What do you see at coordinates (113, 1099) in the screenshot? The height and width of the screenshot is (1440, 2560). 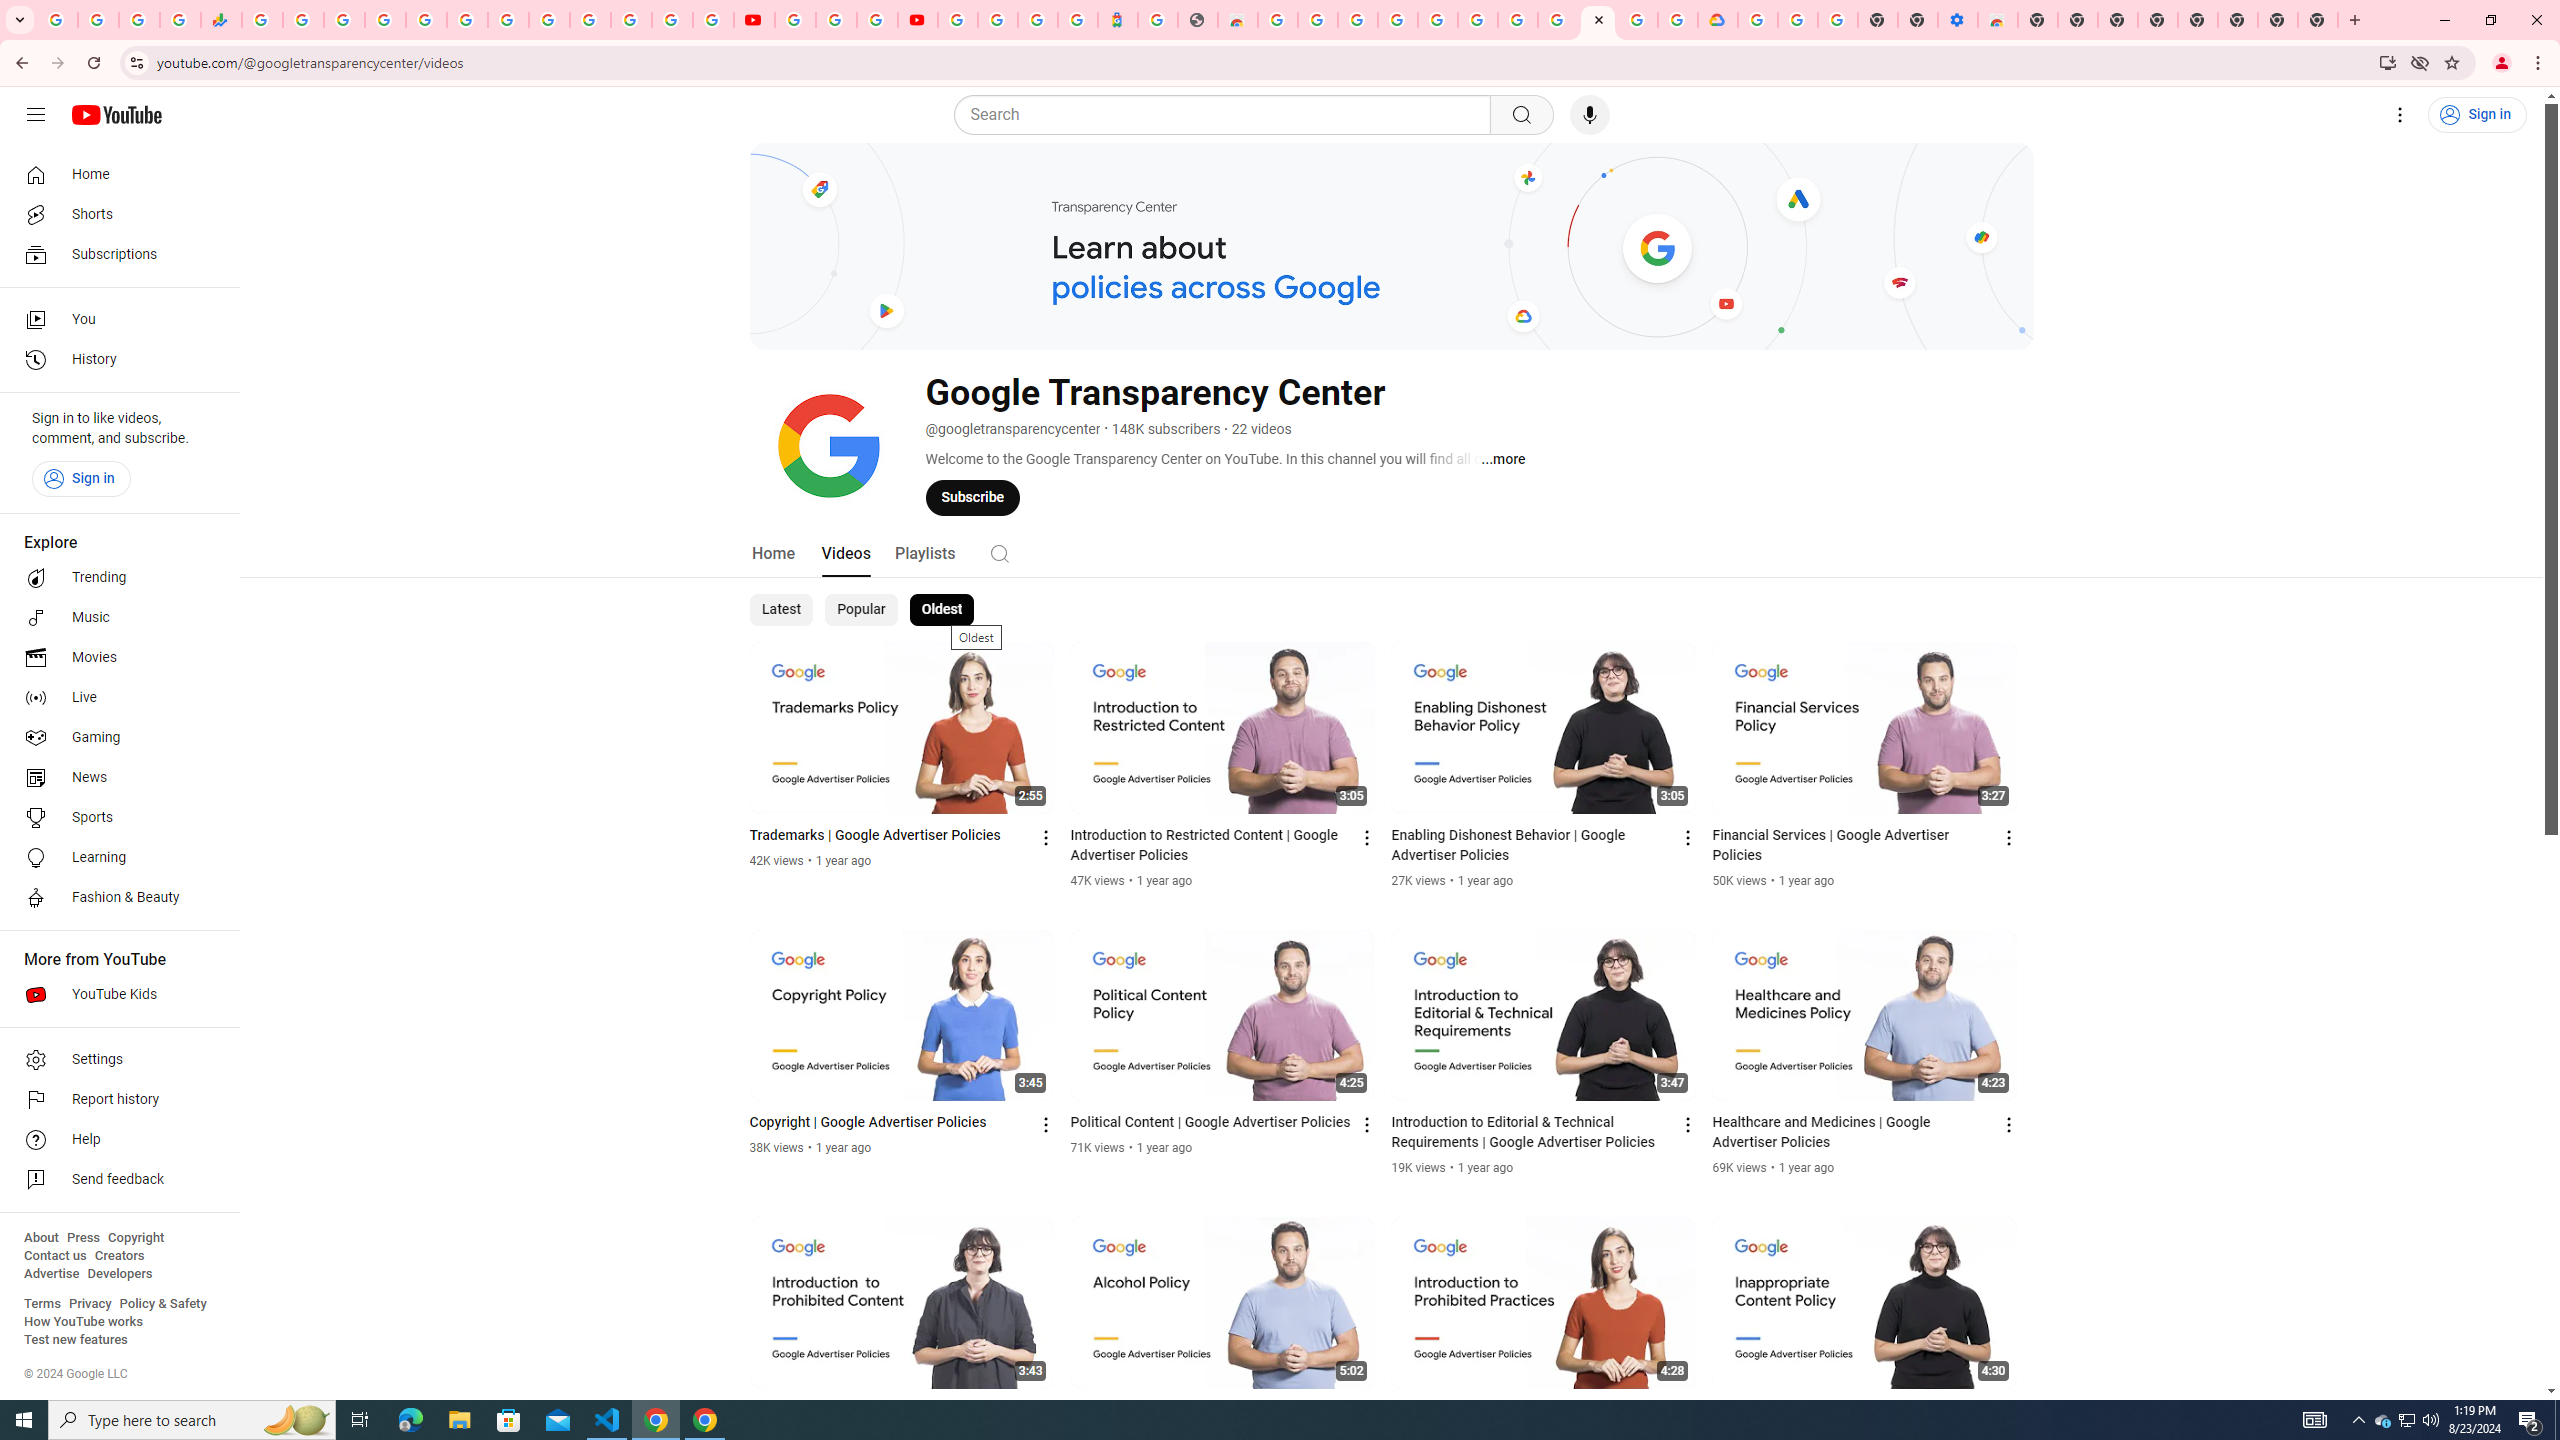 I see `'Report history'` at bounding box center [113, 1099].